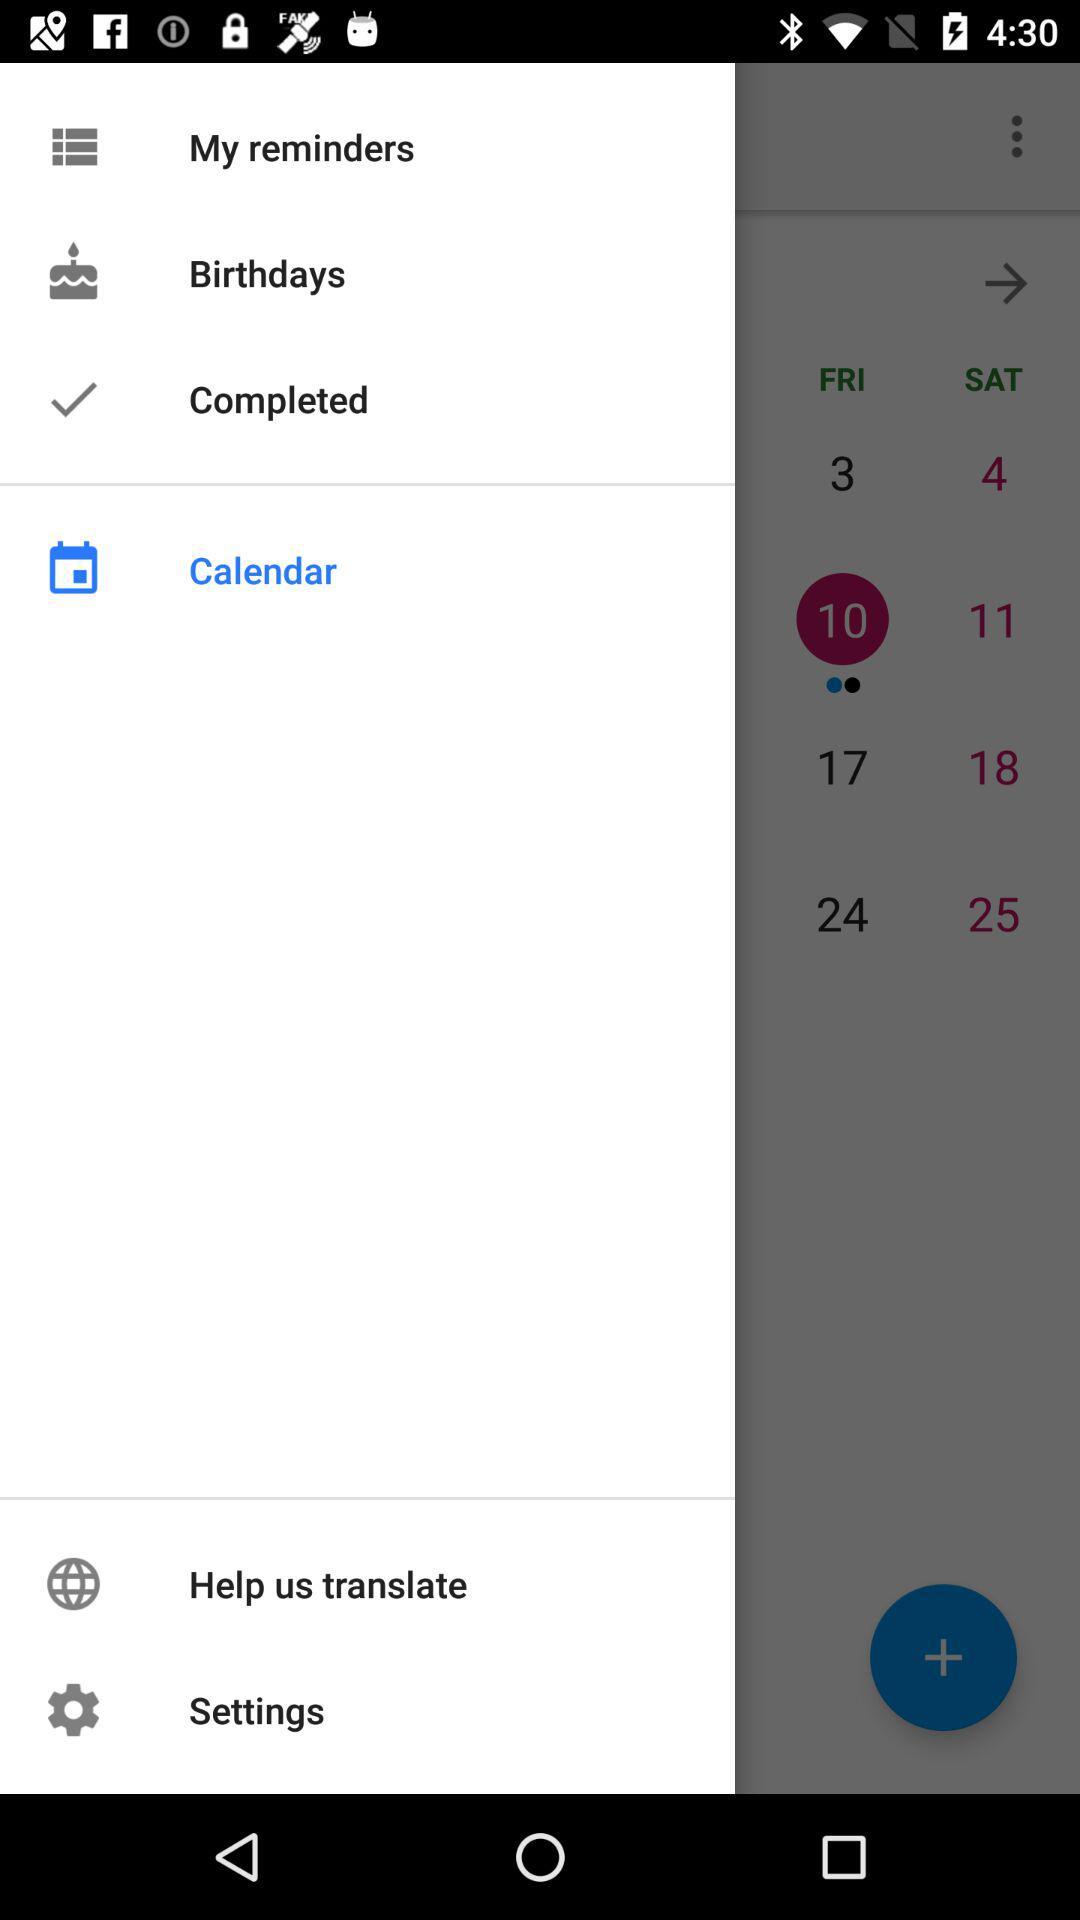 This screenshot has width=1080, height=1920. I want to click on the add icon, so click(943, 1657).